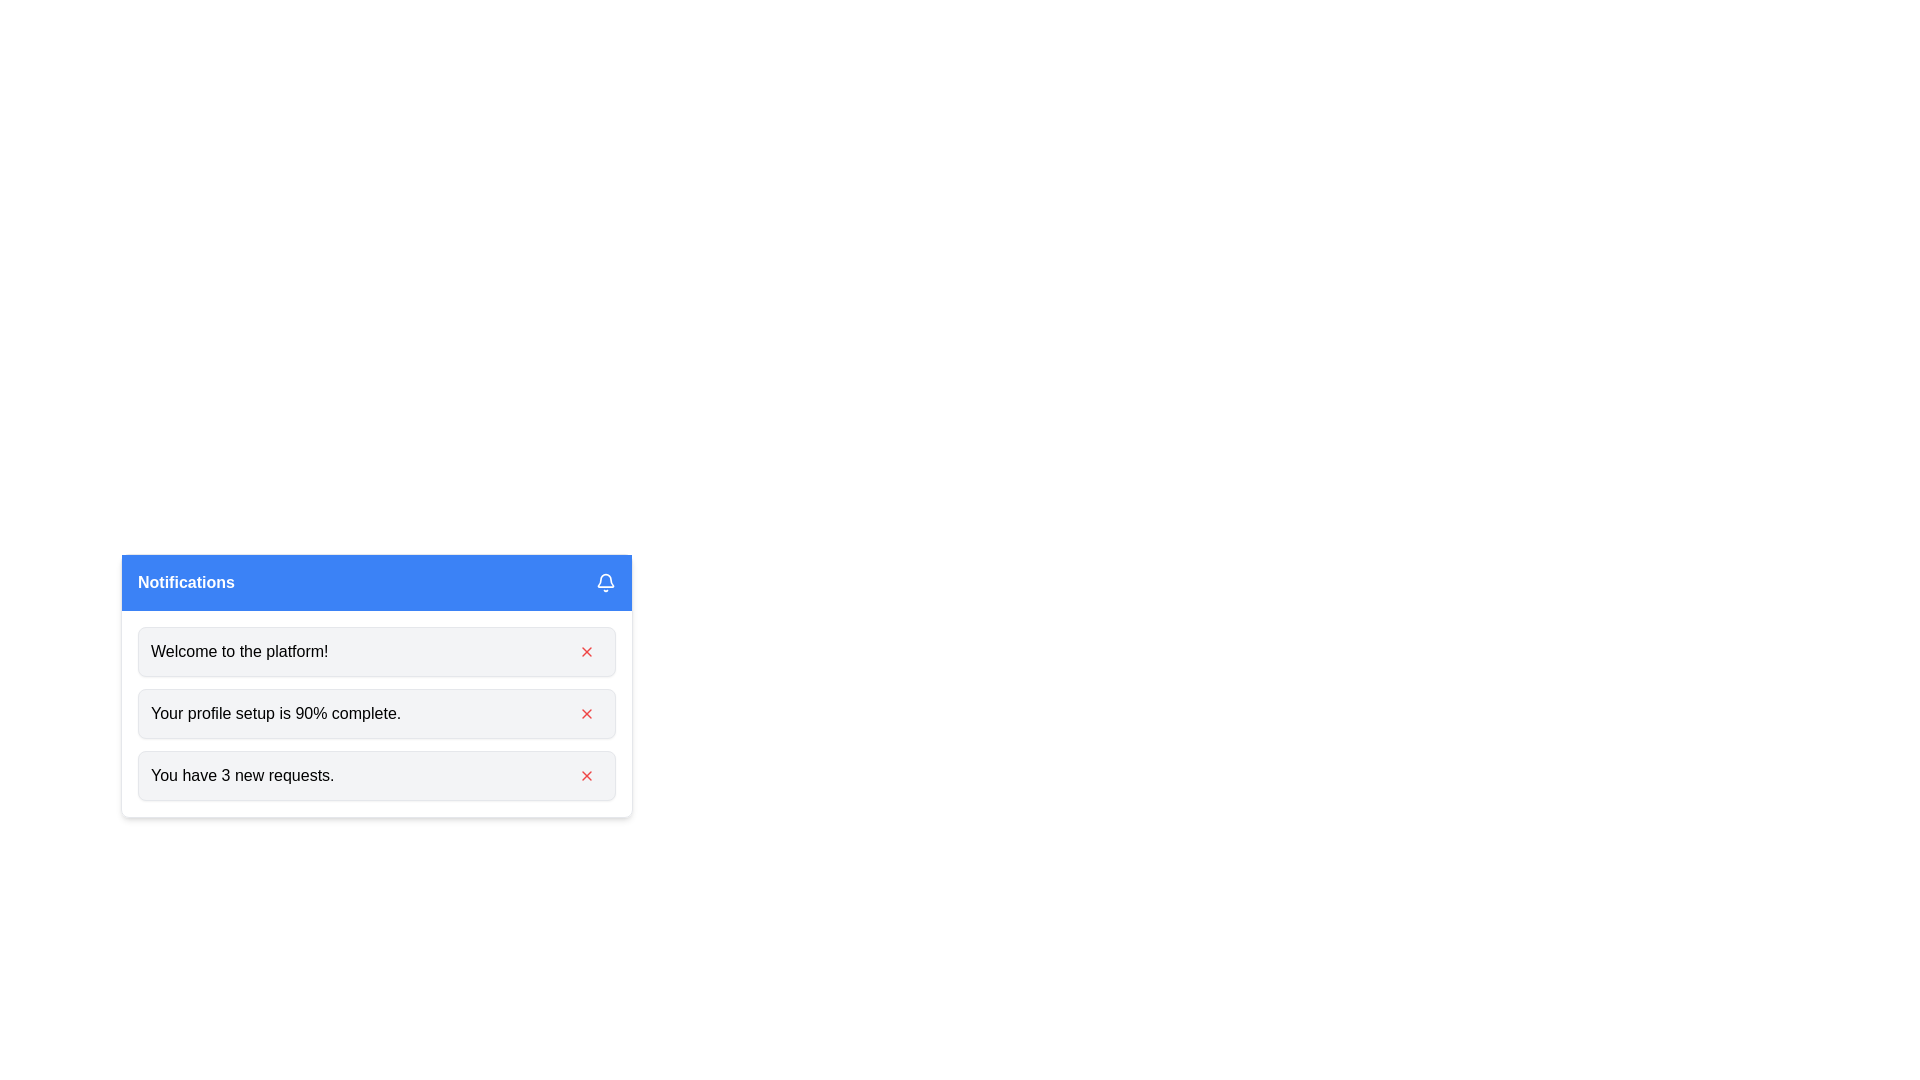  I want to click on the icon button located in the rightmost section of the third notification entry, so click(585, 774).